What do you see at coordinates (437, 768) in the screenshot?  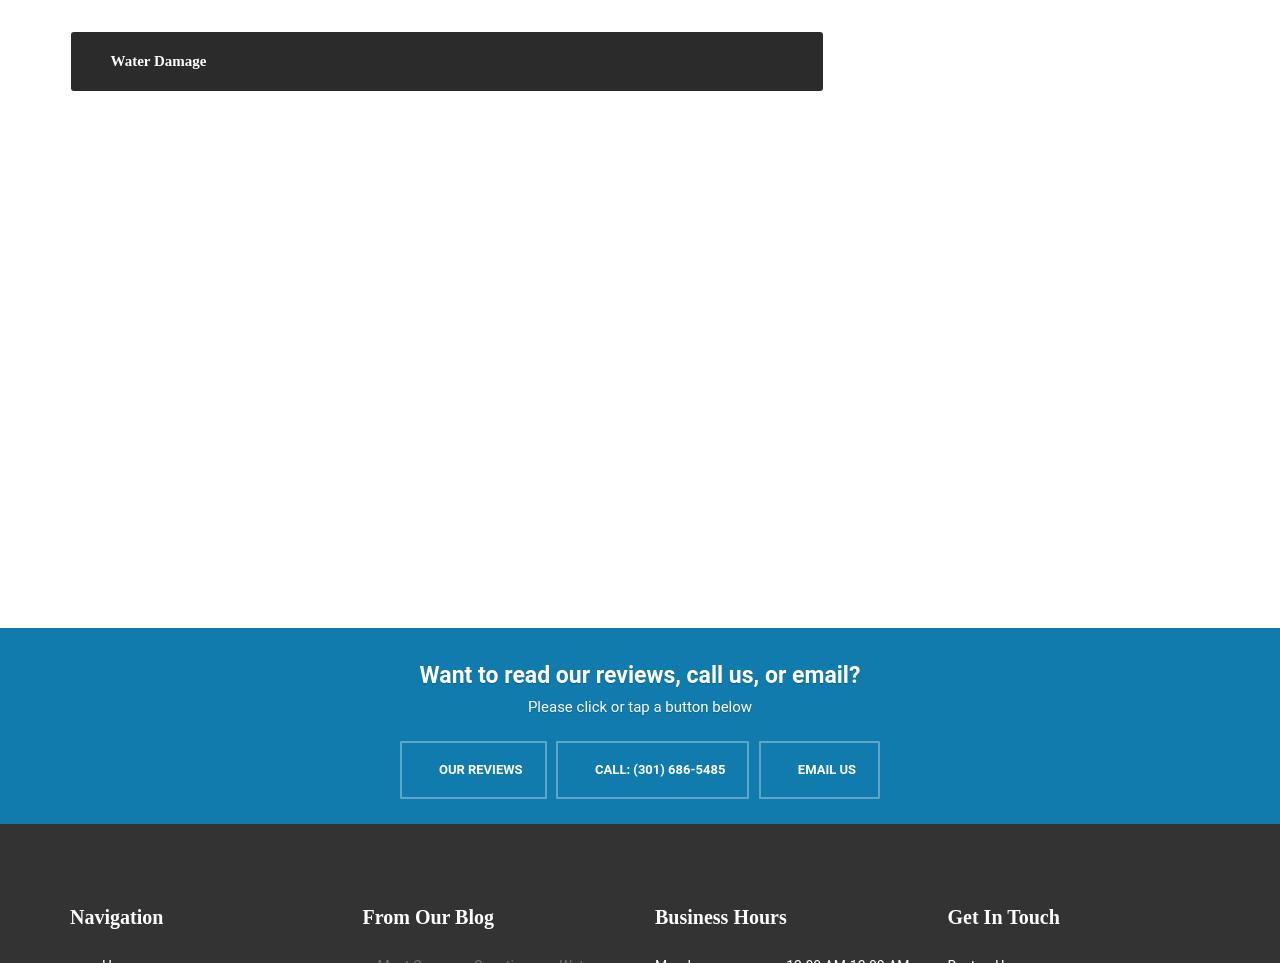 I see `'Our Reviews'` at bounding box center [437, 768].